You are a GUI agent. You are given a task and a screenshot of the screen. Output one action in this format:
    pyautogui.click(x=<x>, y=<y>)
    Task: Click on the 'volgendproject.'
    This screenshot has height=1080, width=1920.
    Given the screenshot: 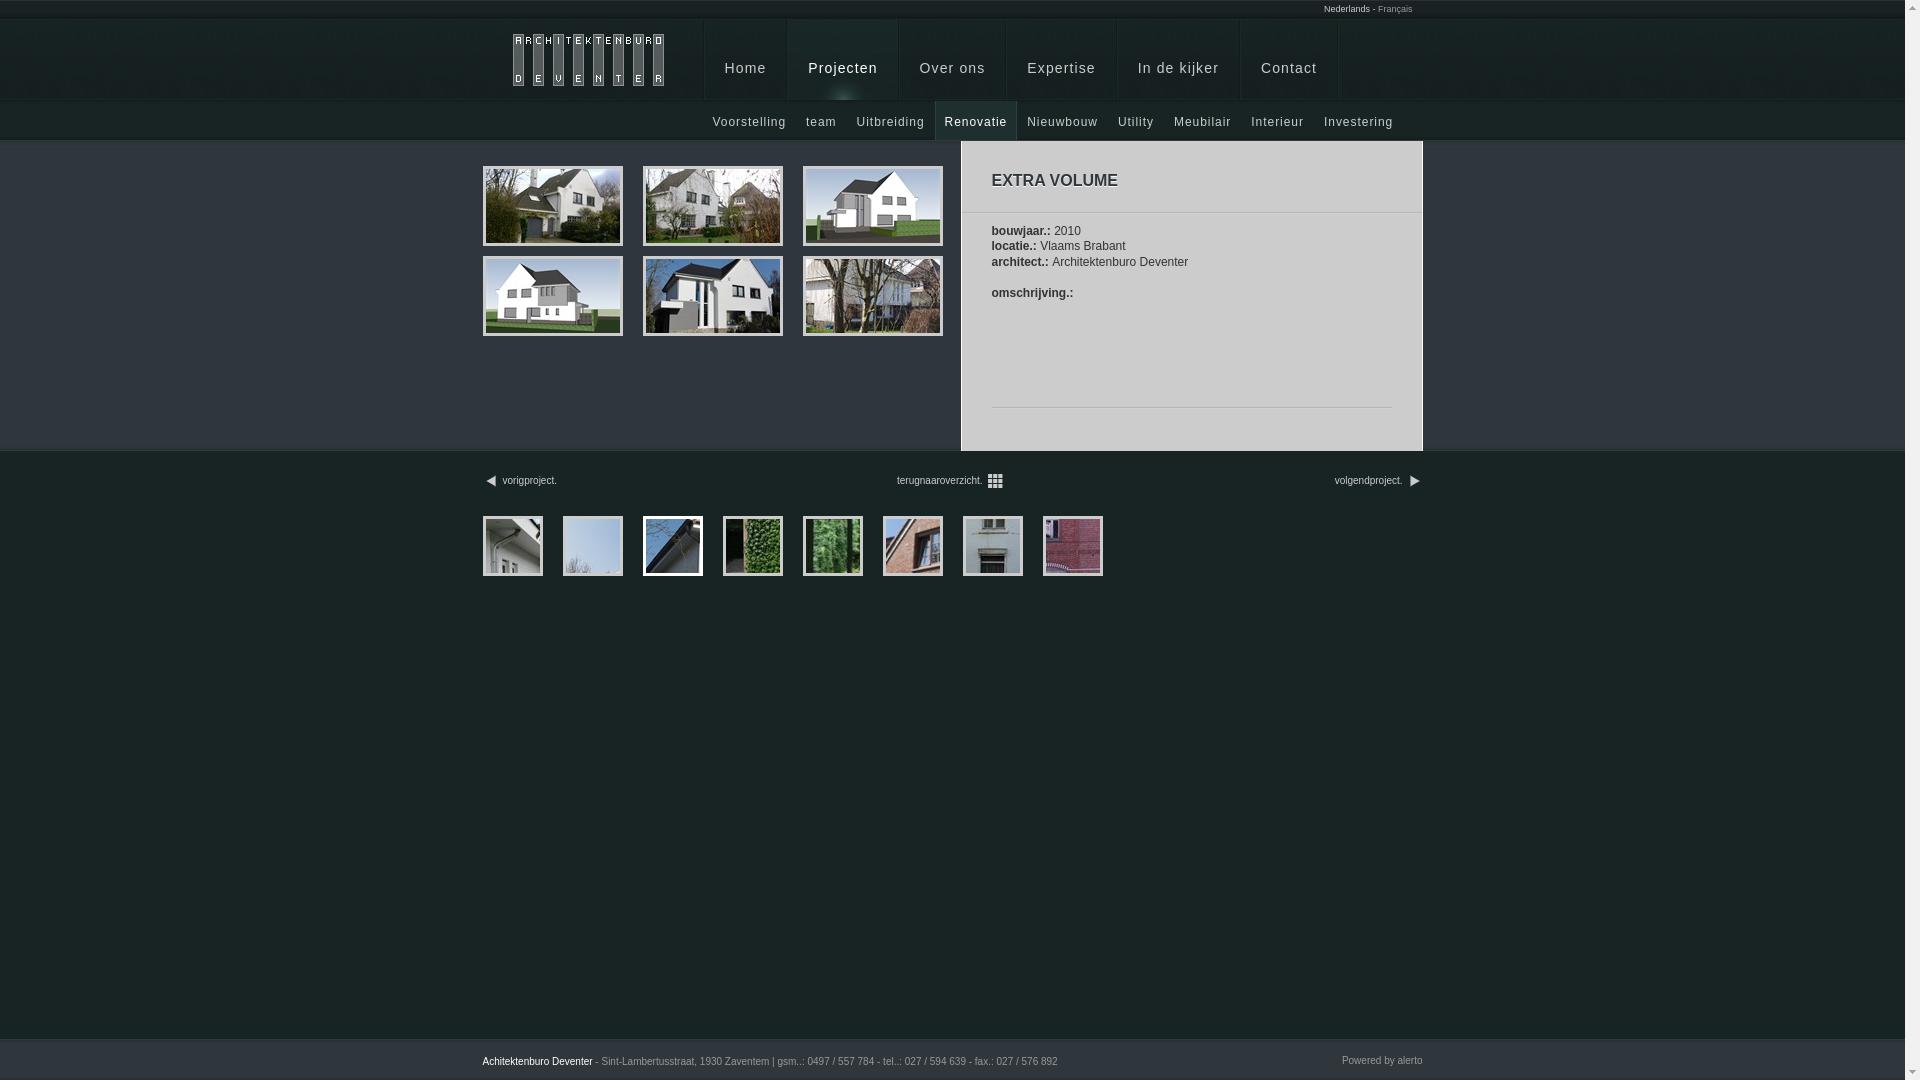 What is the action you would take?
    pyautogui.click(x=1315, y=481)
    